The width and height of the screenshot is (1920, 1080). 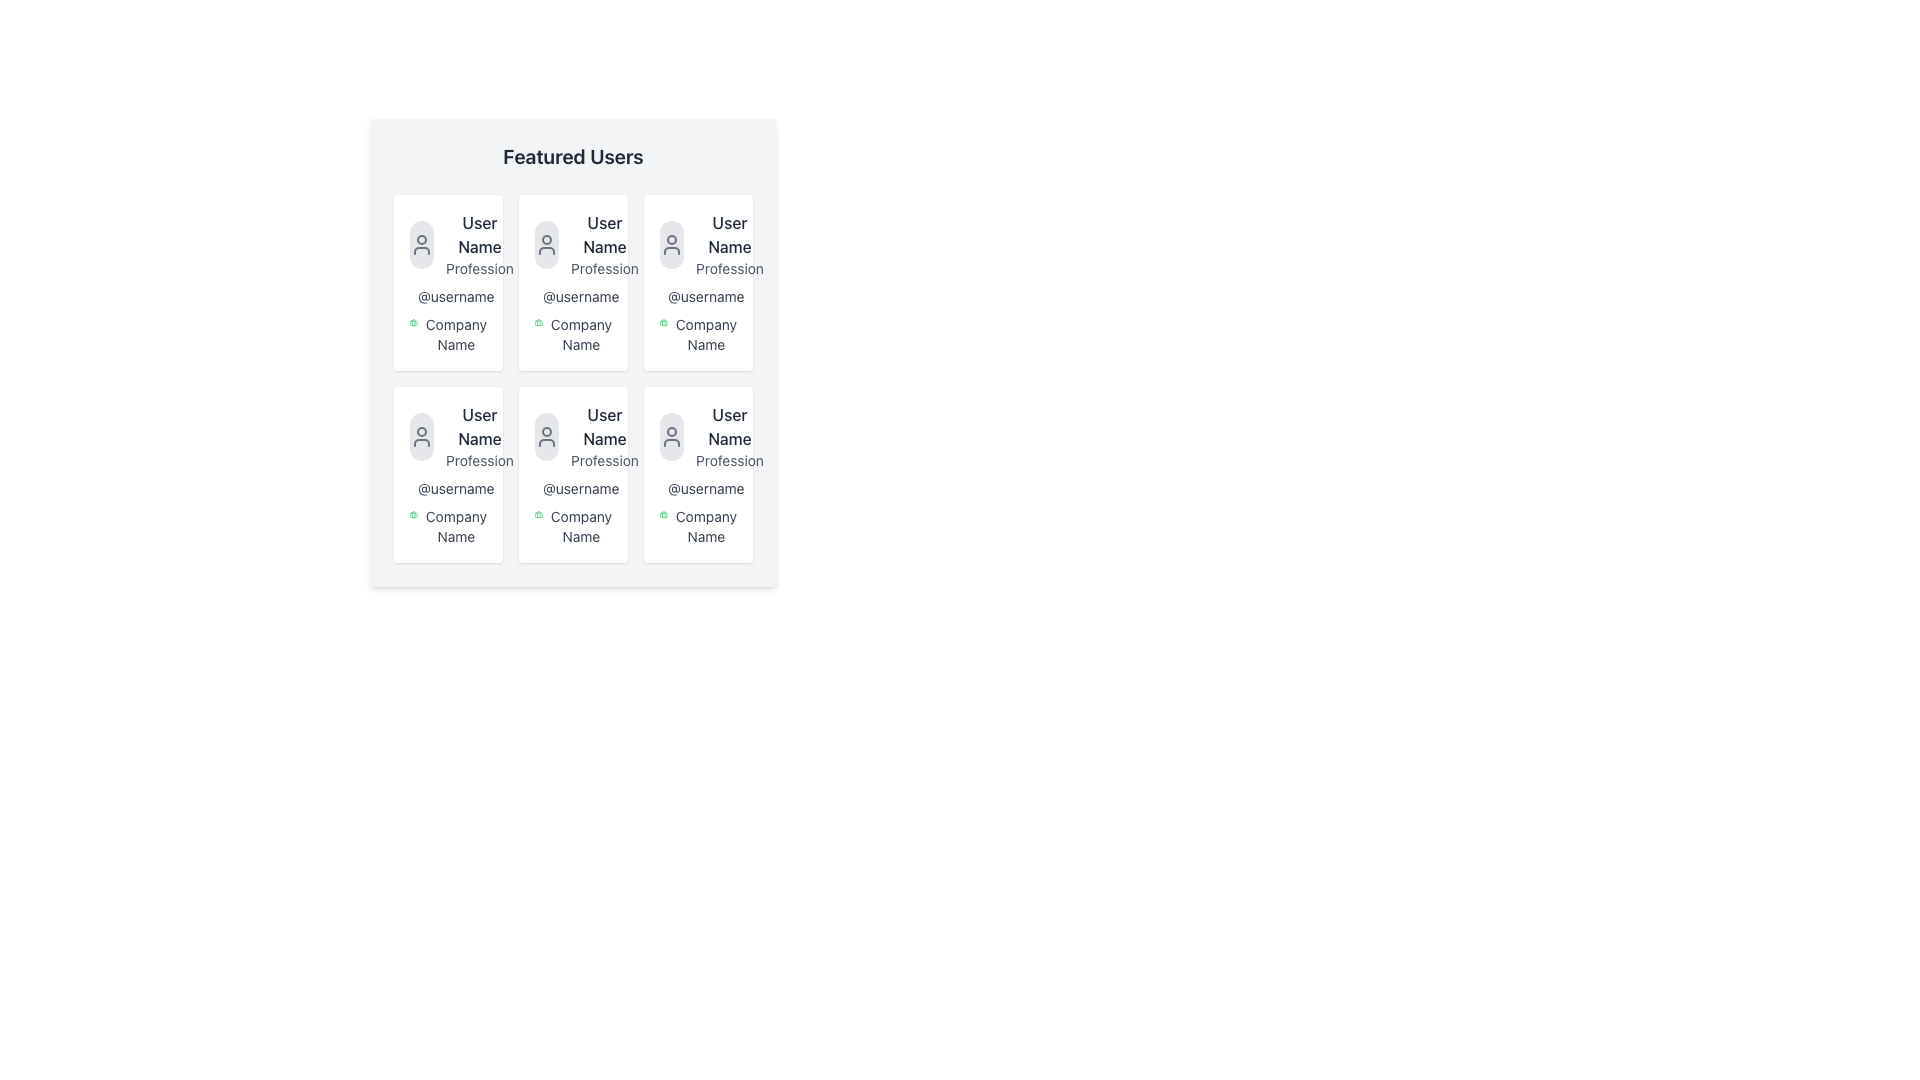 What do you see at coordinates (603, 234) in the screenshot?
I see `the text label displaying 'User Name' which is located on the second card in the top row under the 'Featured Users' header` at bounding box center [603, 234].